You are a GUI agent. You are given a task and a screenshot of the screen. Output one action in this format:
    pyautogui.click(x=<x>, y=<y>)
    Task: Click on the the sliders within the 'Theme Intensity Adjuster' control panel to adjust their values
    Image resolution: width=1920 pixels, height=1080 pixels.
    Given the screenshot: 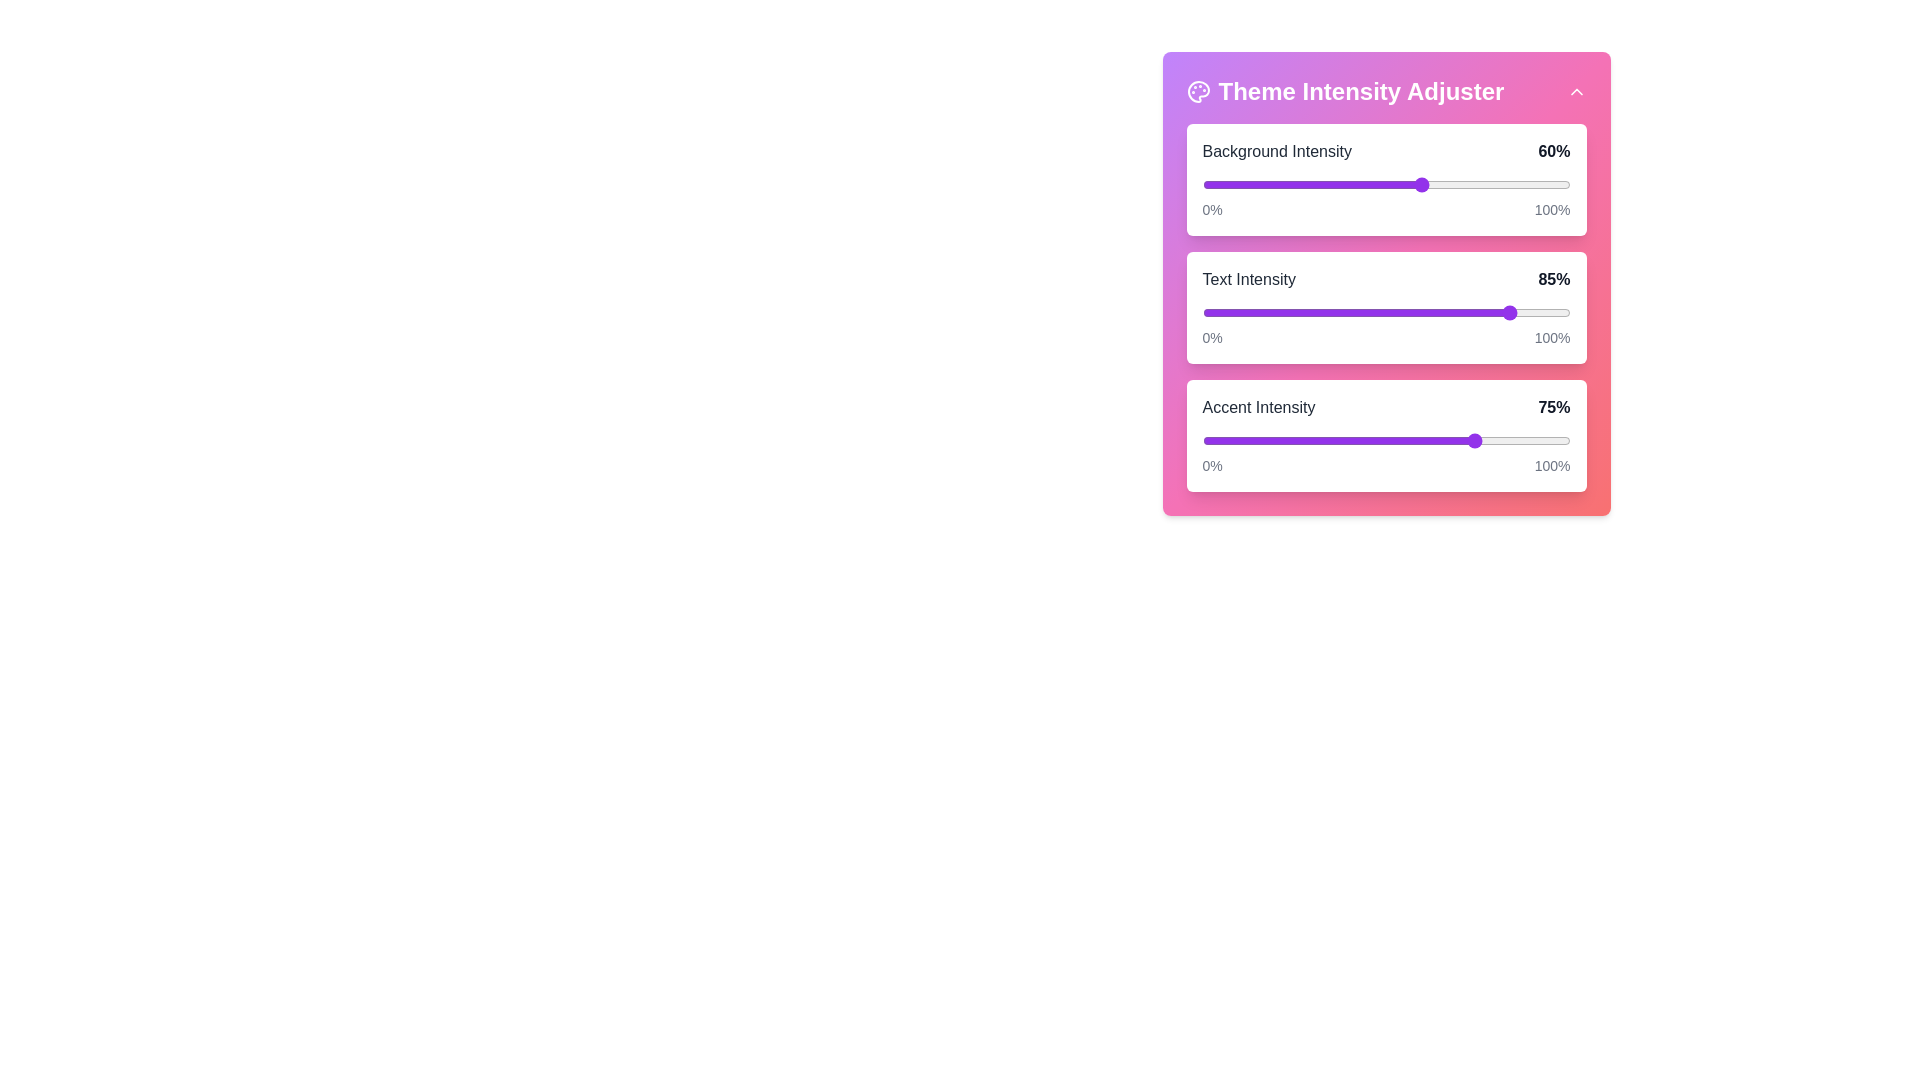 What is the action you would take?
    pyautogui.click(x=1385, y=284)
    